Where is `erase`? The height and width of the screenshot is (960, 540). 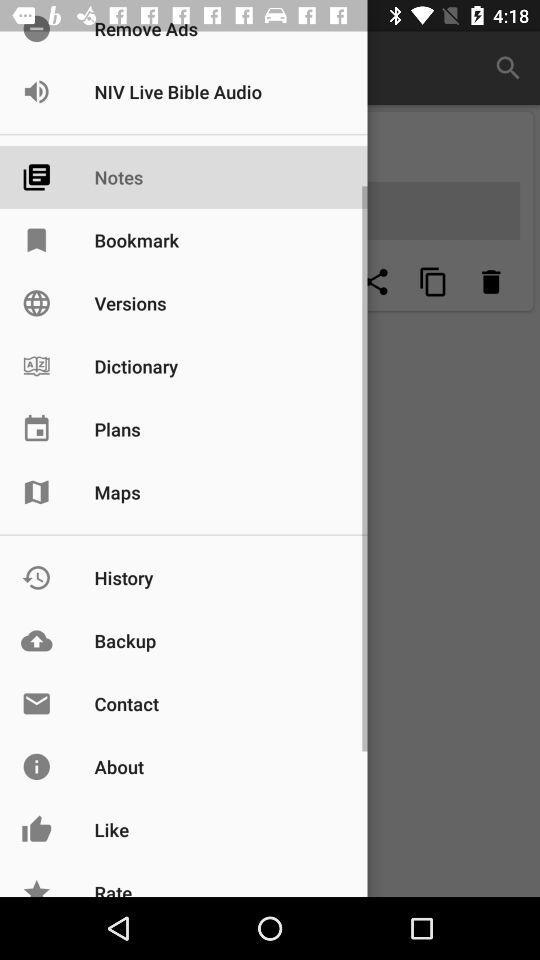 erase is located at coordinates (490, 281).